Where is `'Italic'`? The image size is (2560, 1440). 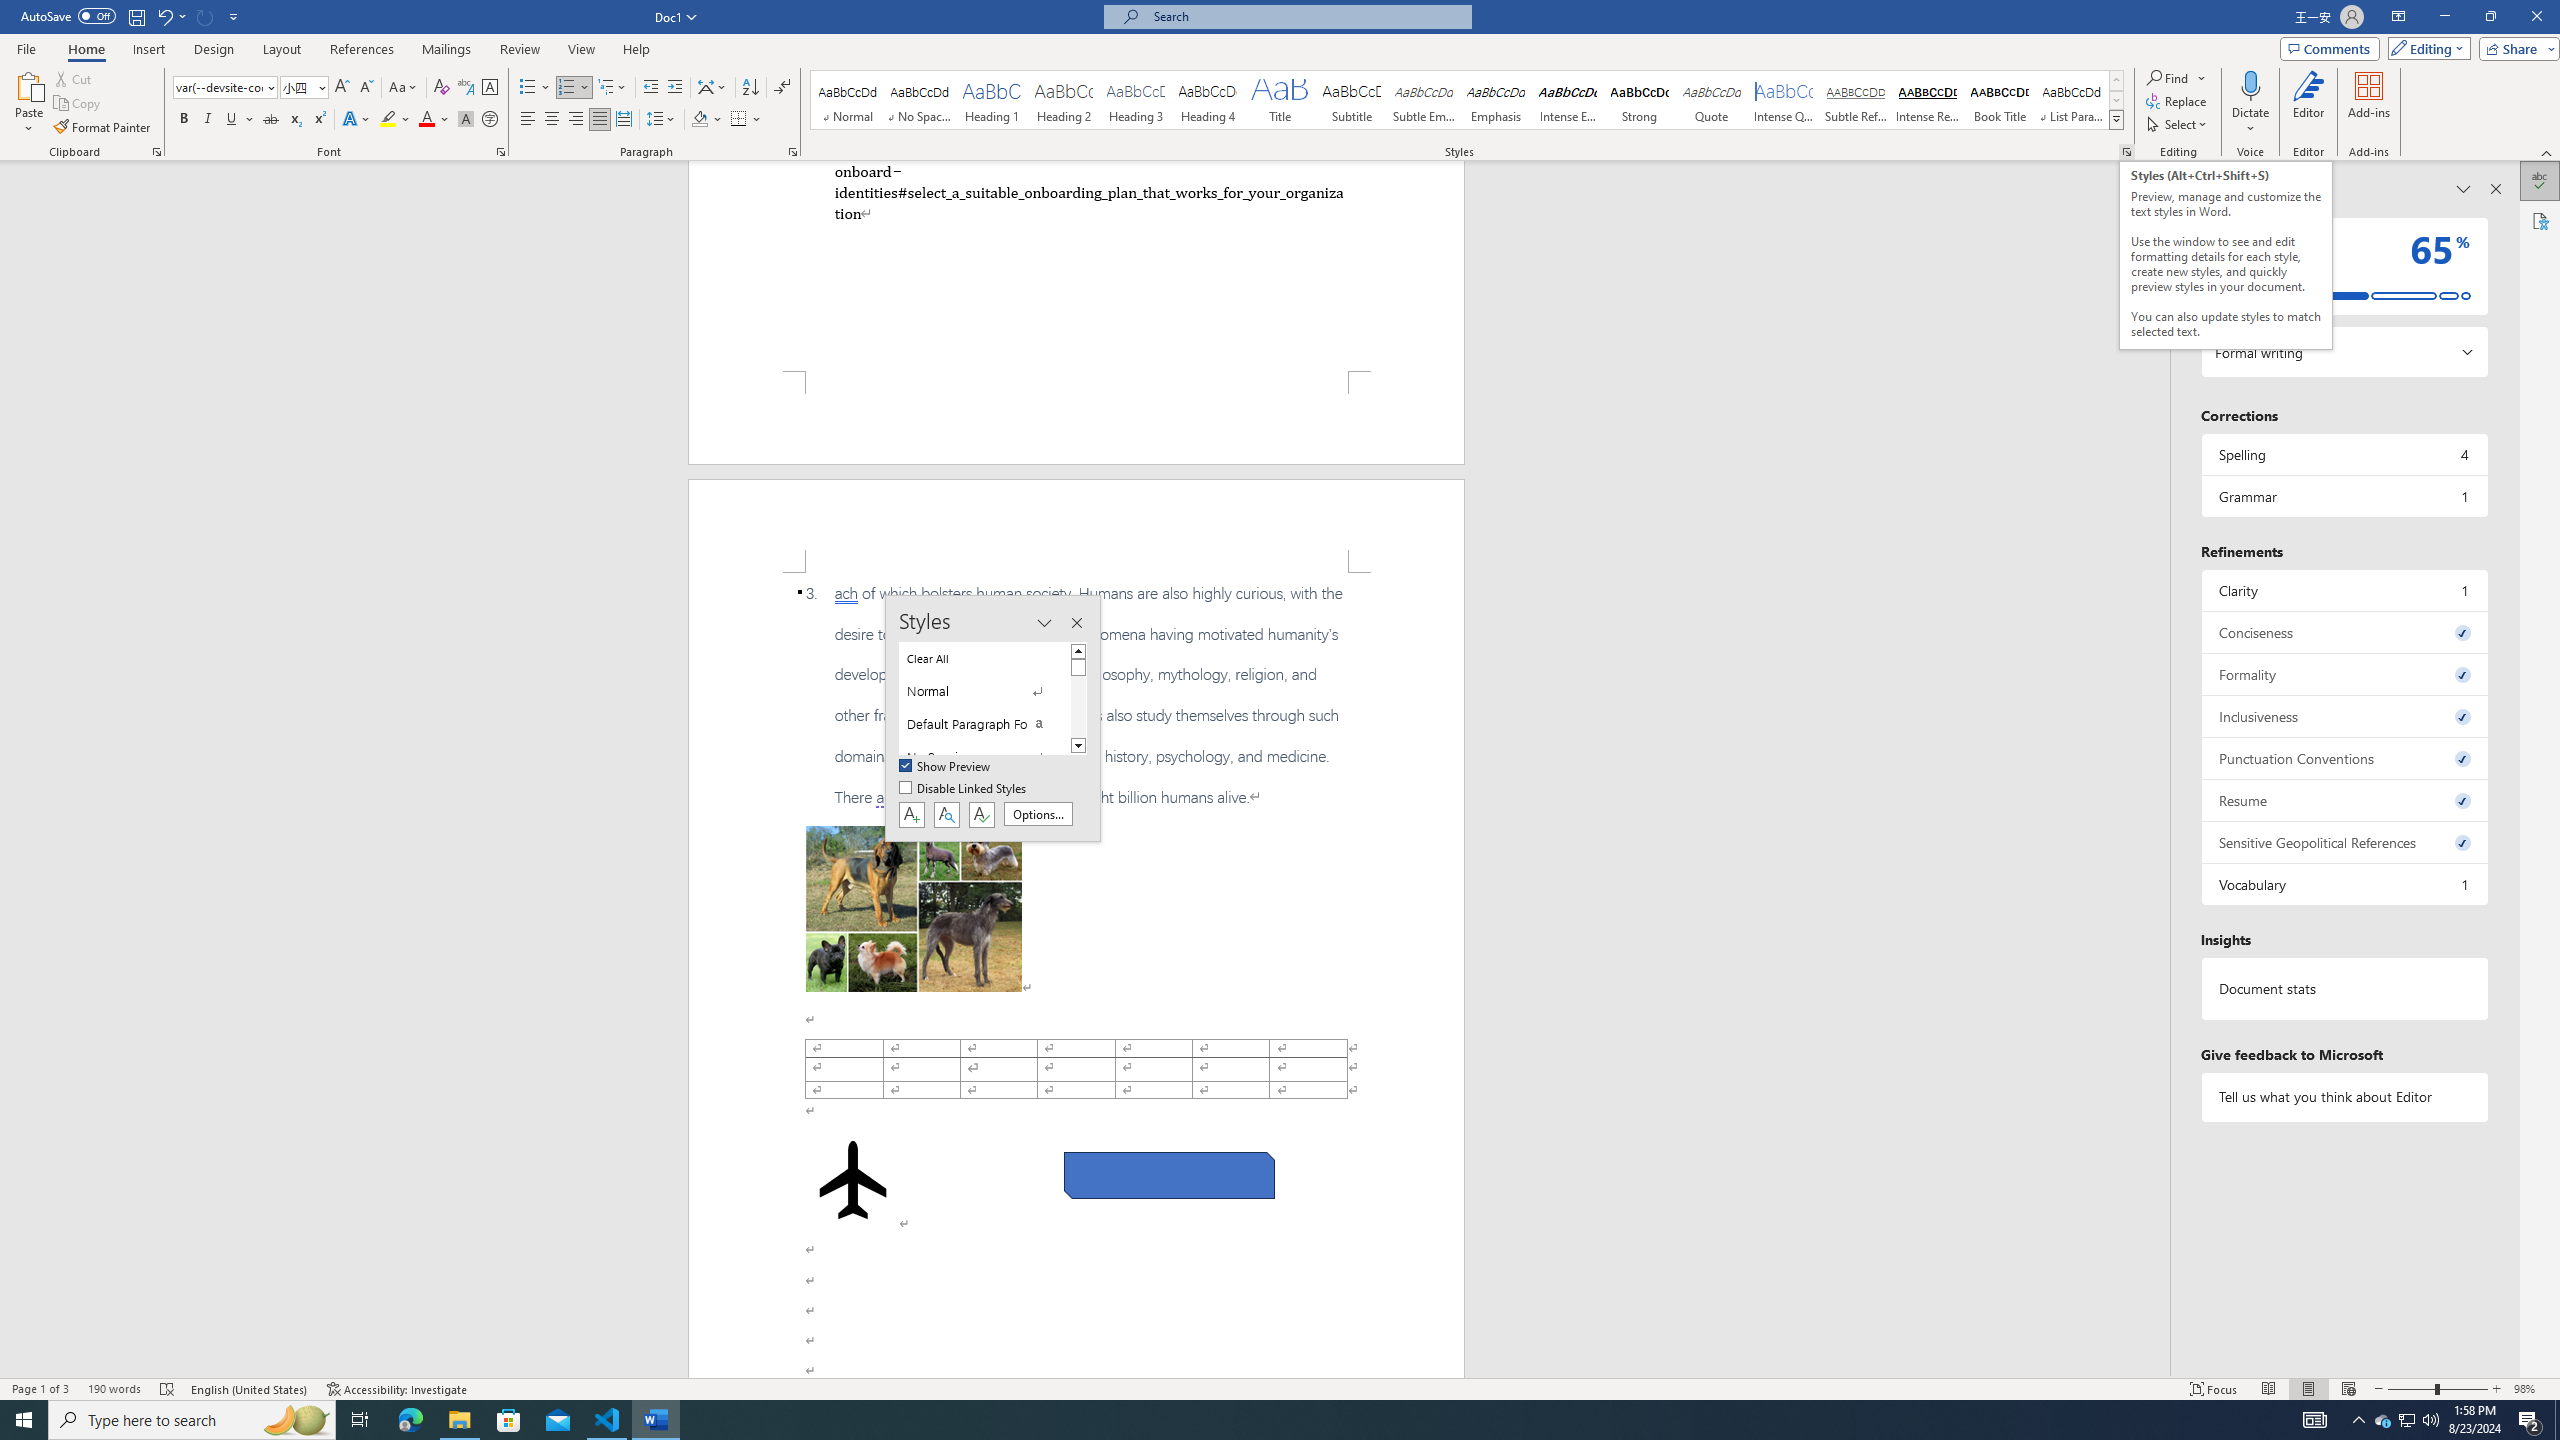 'Italic' is located at coordinates (207, 118).